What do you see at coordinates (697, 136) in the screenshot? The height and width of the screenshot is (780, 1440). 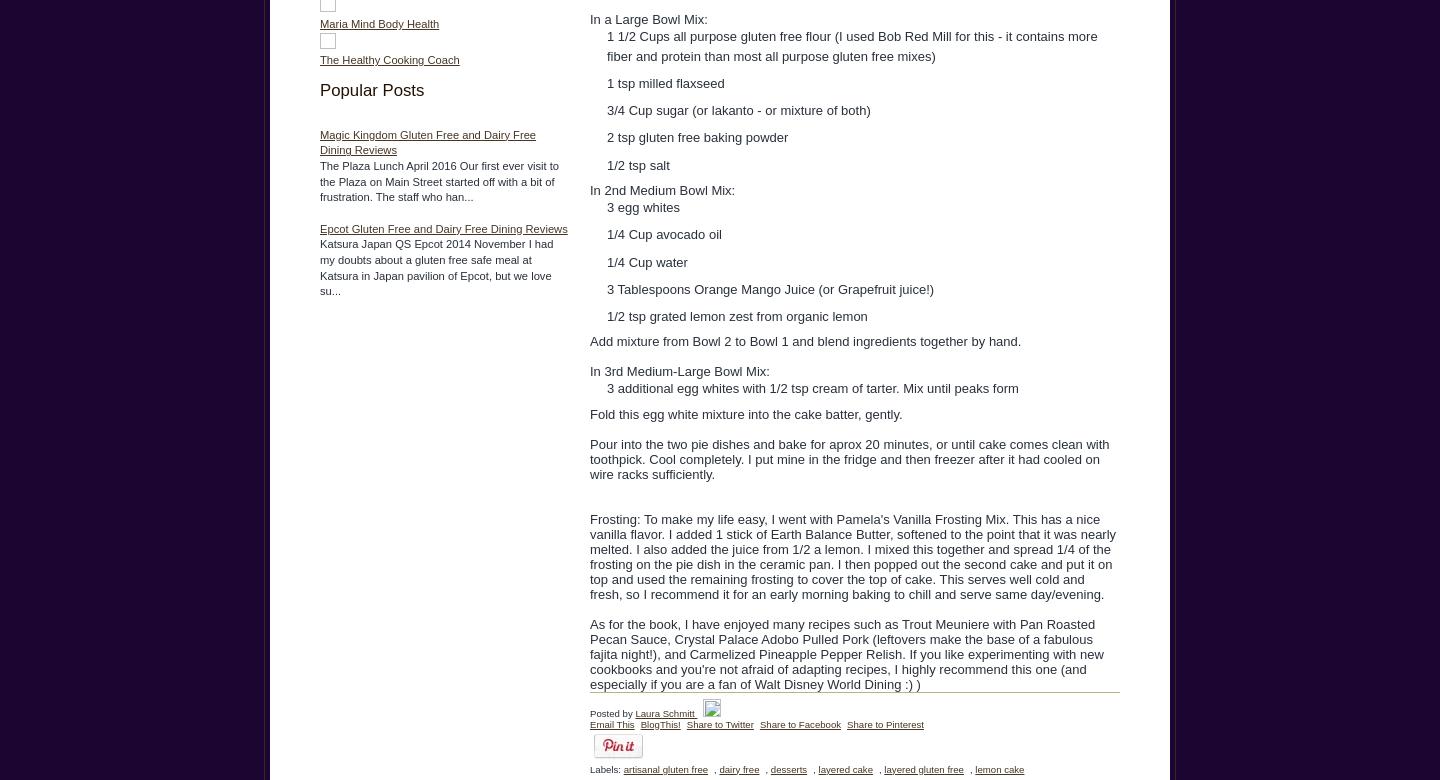 I see `'2 tsp gluten free baking powder'` at bounding box center [697, 136].